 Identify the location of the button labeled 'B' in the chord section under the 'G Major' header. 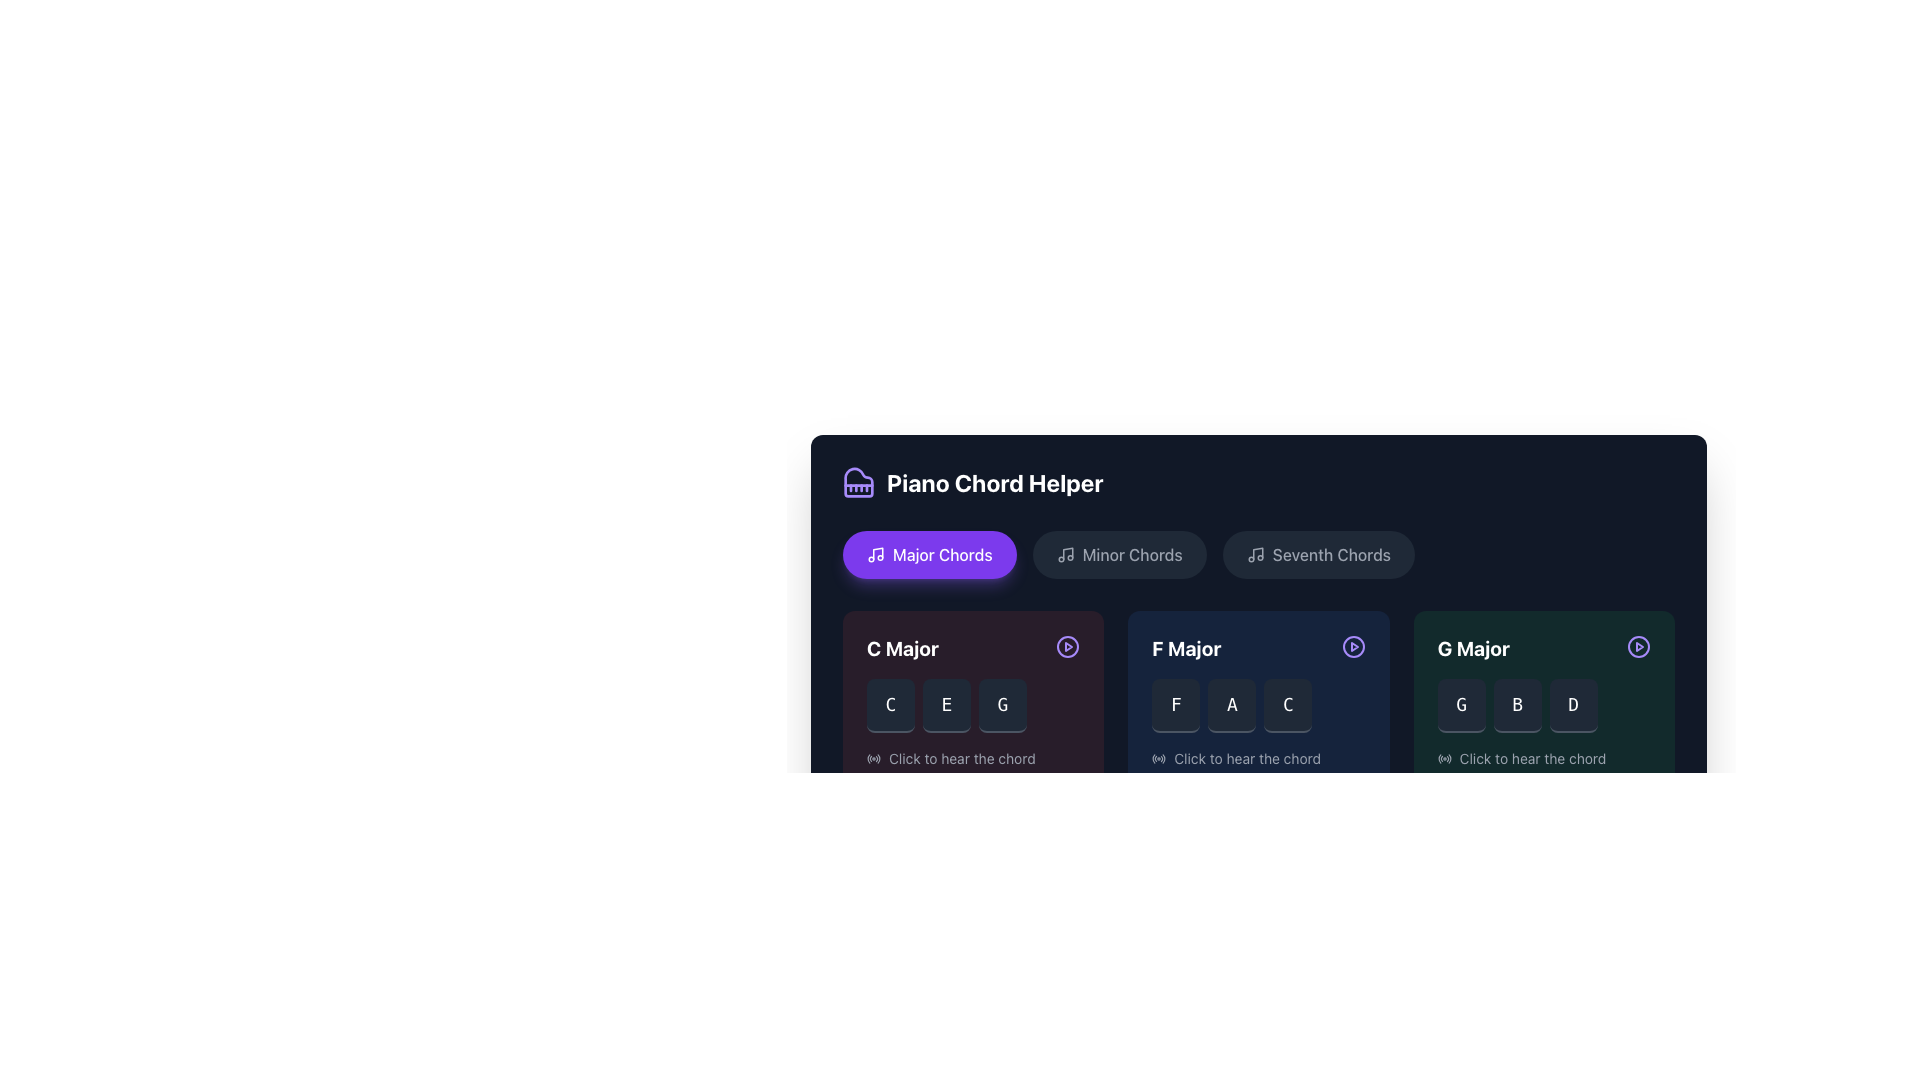
(1517, 704).